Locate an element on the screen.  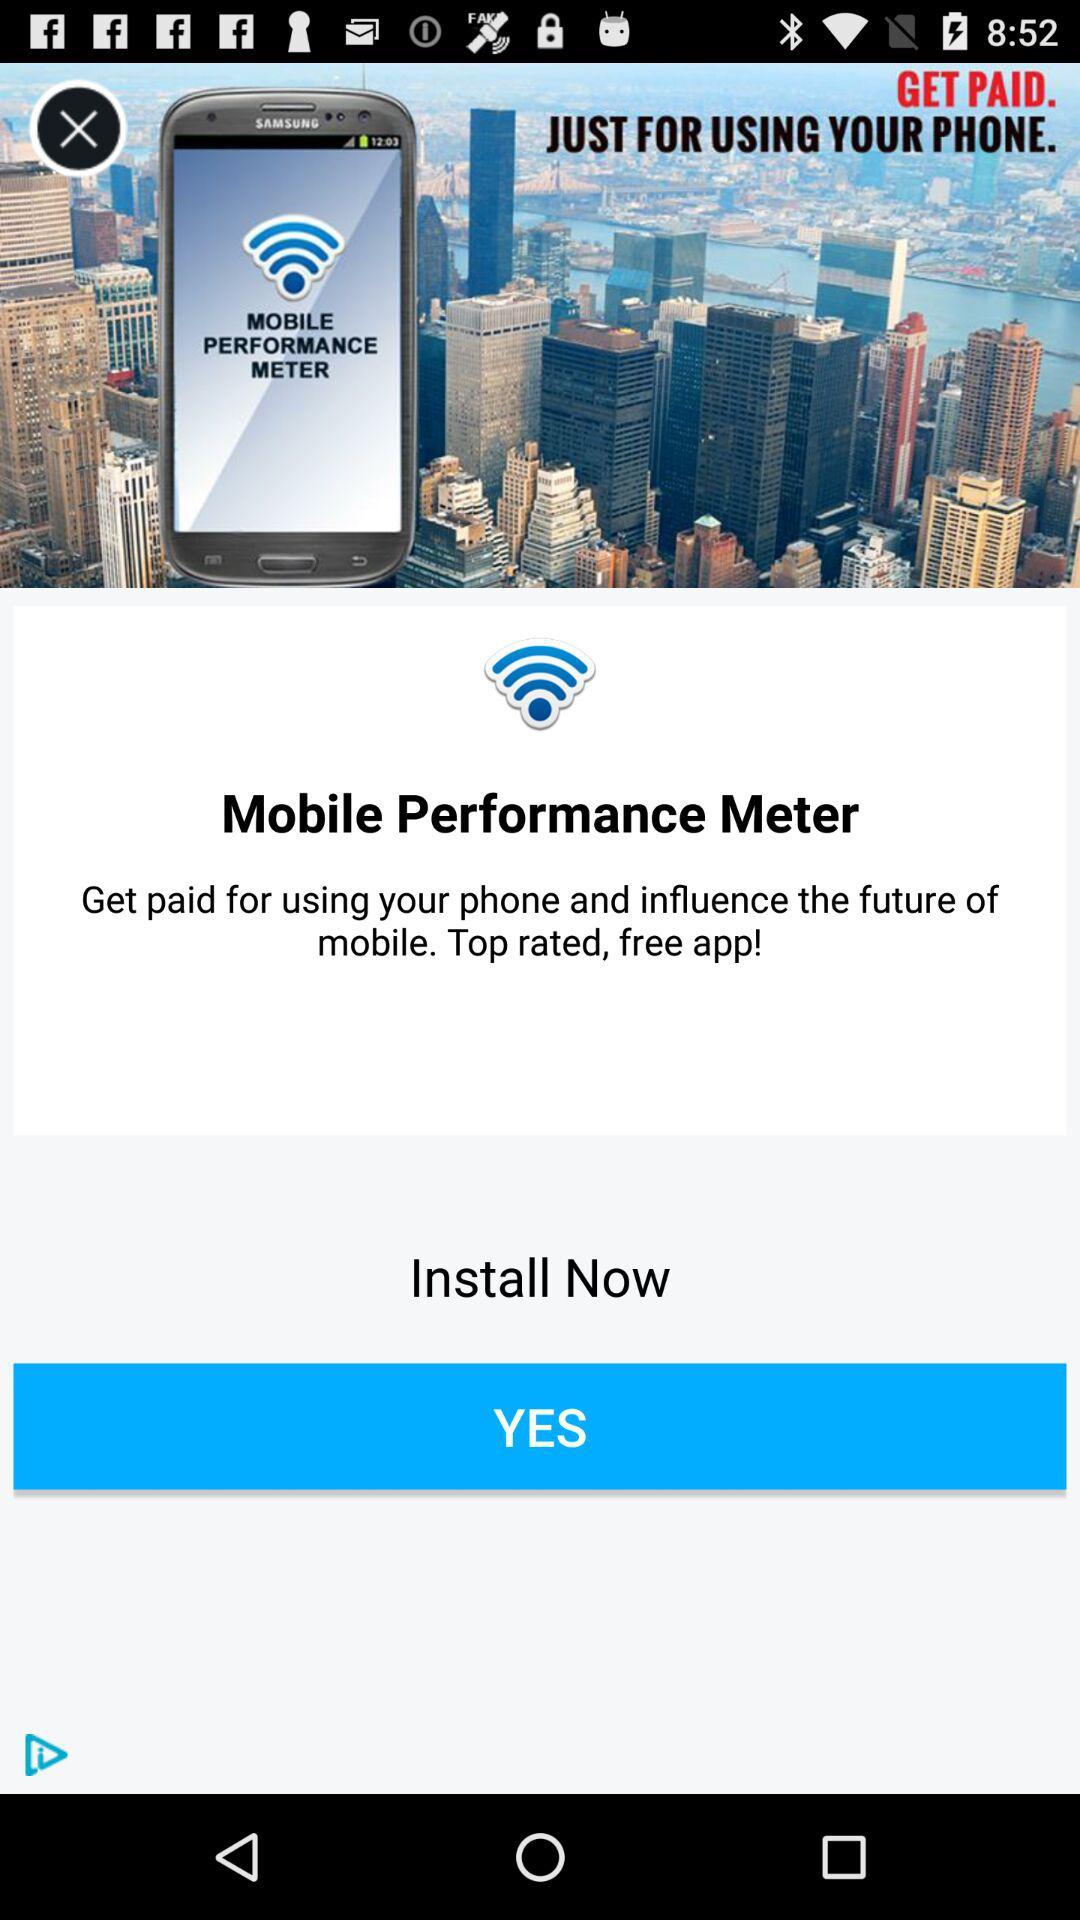
the icon at the bottom is located at coordinates (540, 1425).